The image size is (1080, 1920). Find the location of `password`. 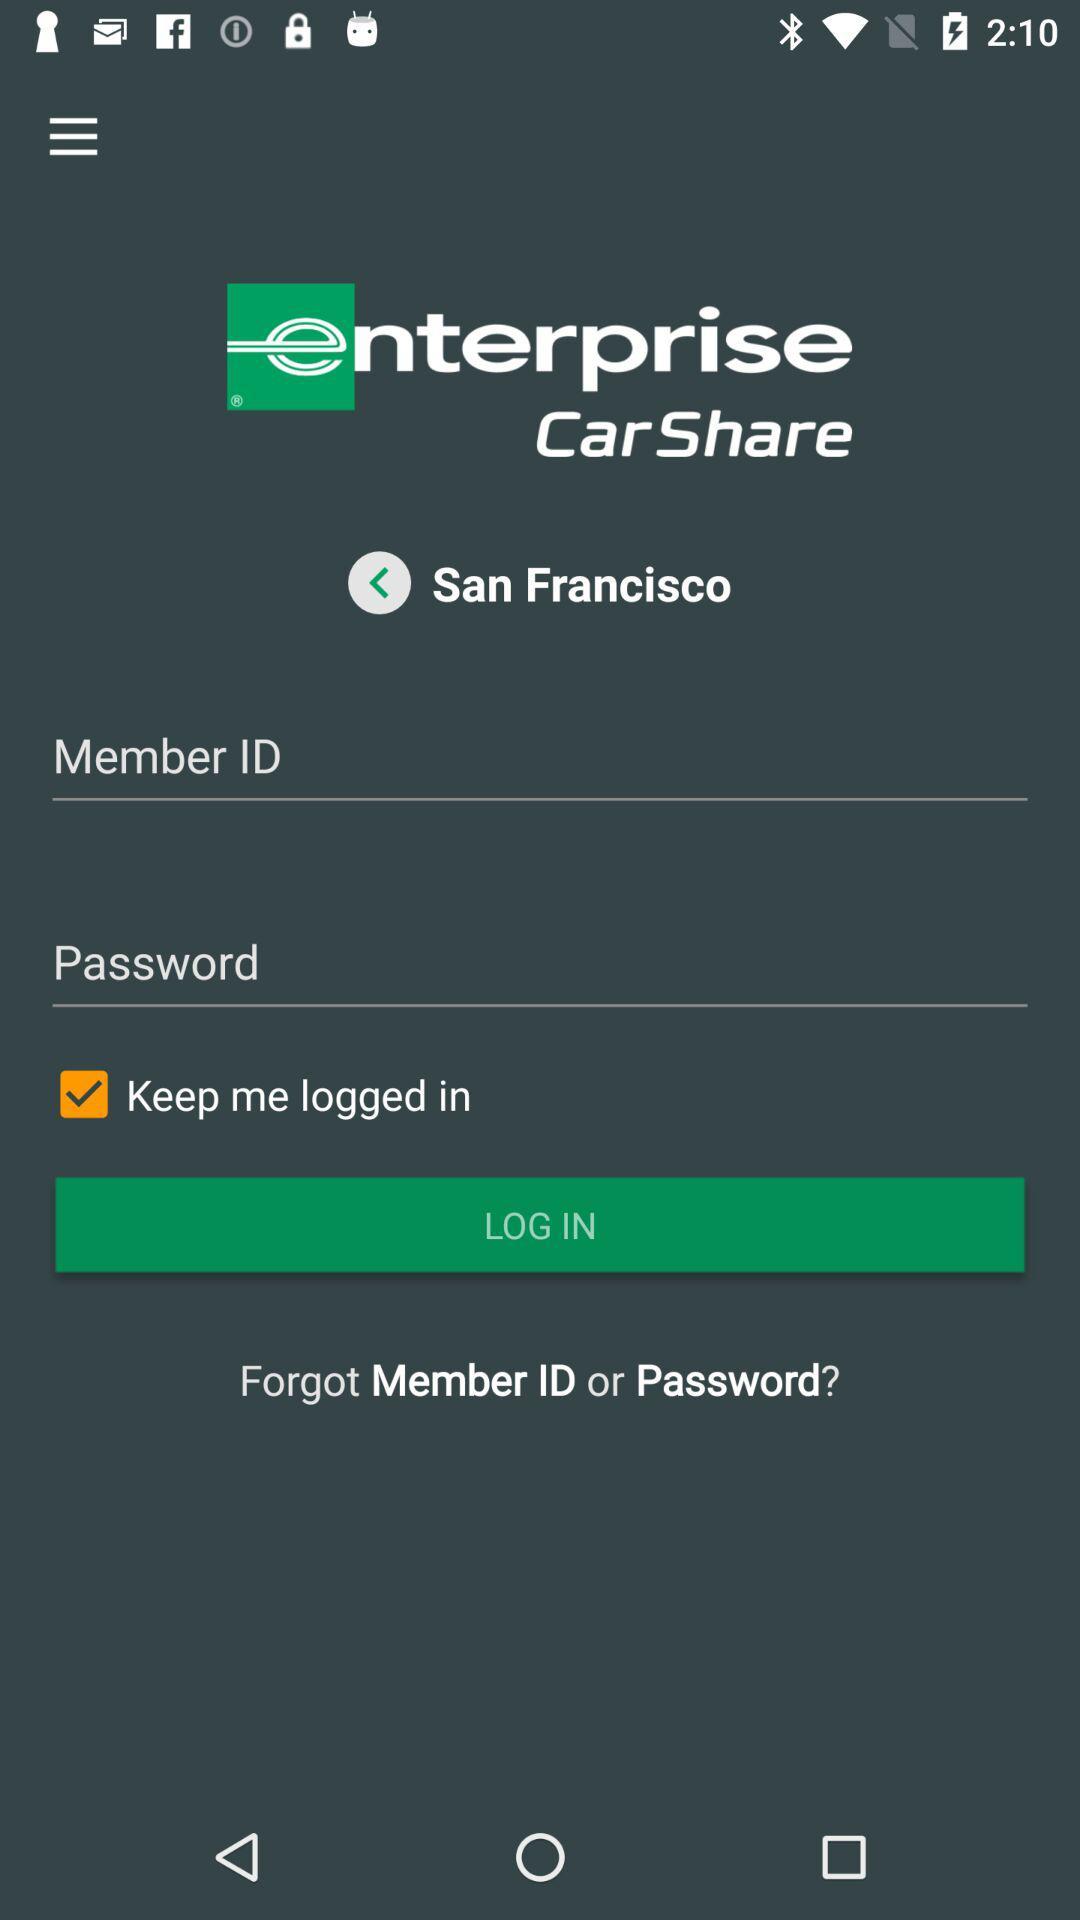

password is located at coordinates (540, 964).